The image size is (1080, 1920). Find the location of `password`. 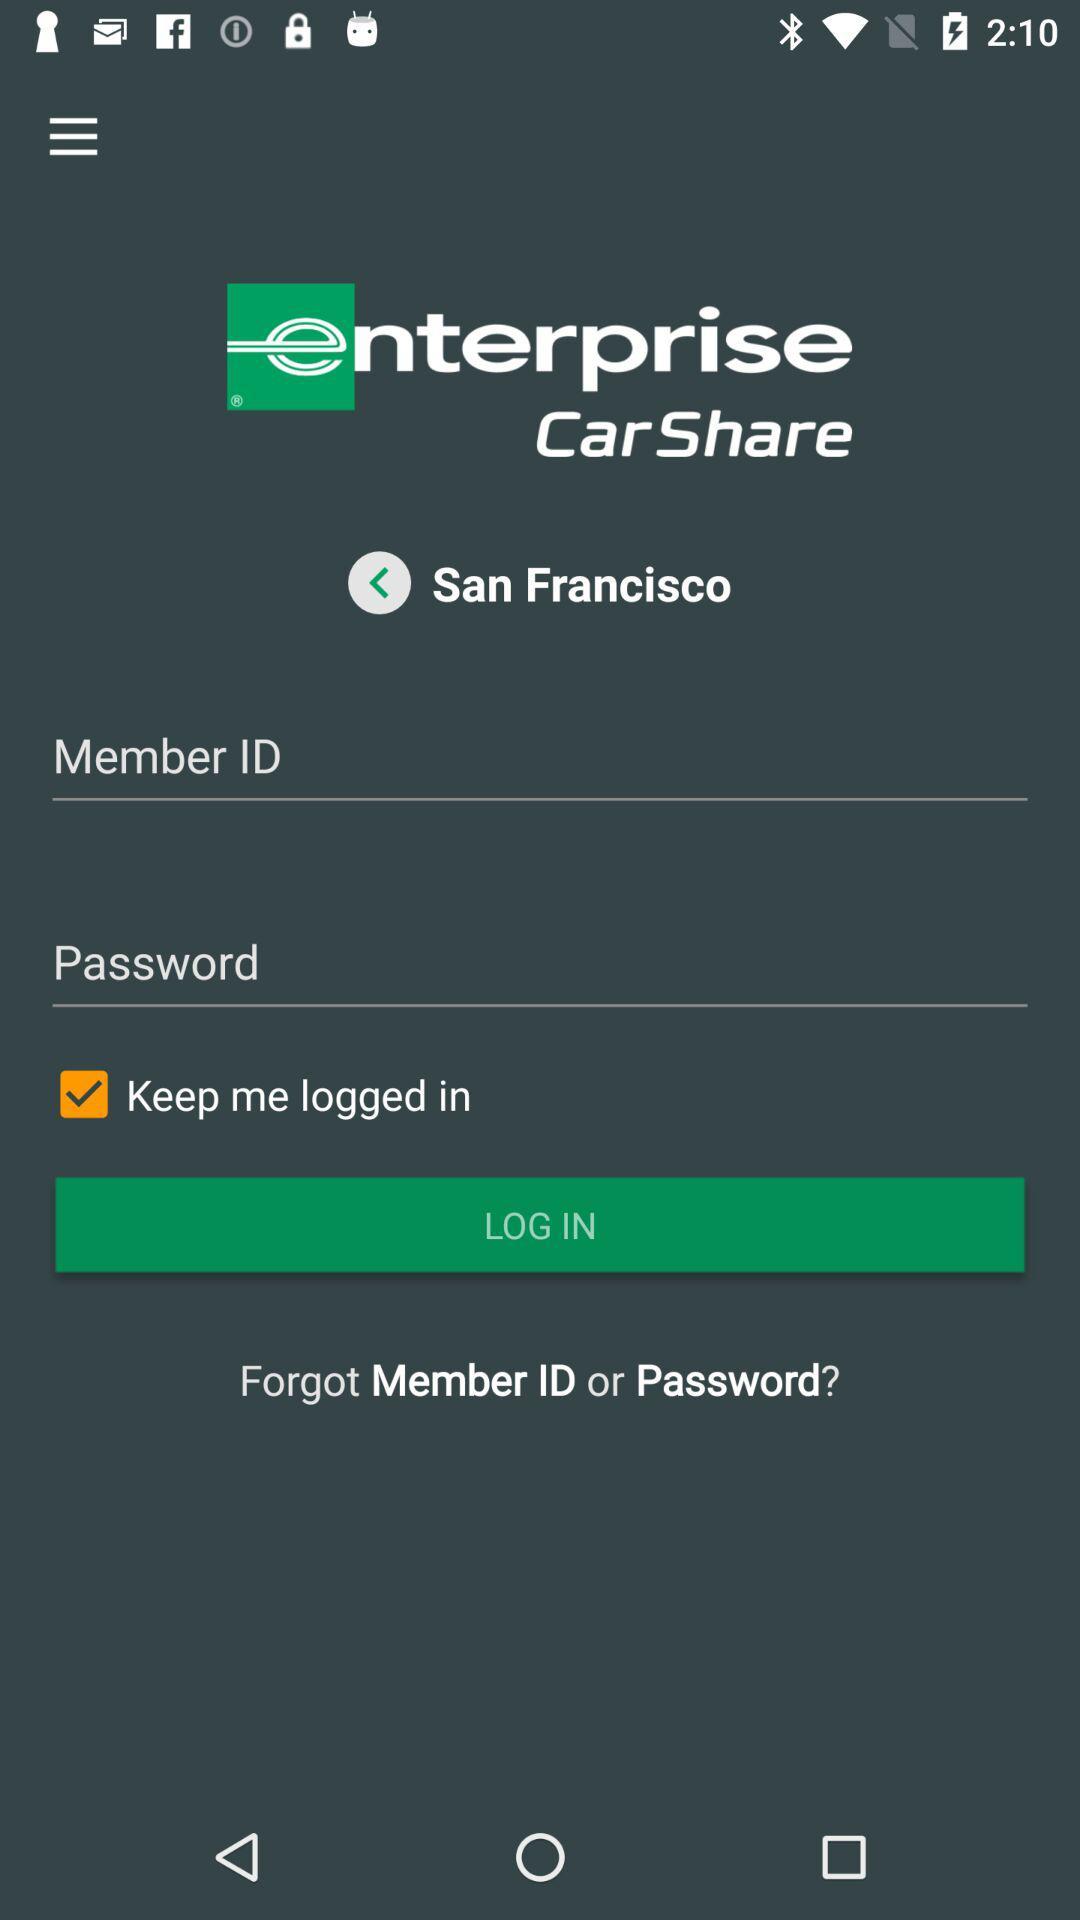

password is located at coordinates (540, 964).